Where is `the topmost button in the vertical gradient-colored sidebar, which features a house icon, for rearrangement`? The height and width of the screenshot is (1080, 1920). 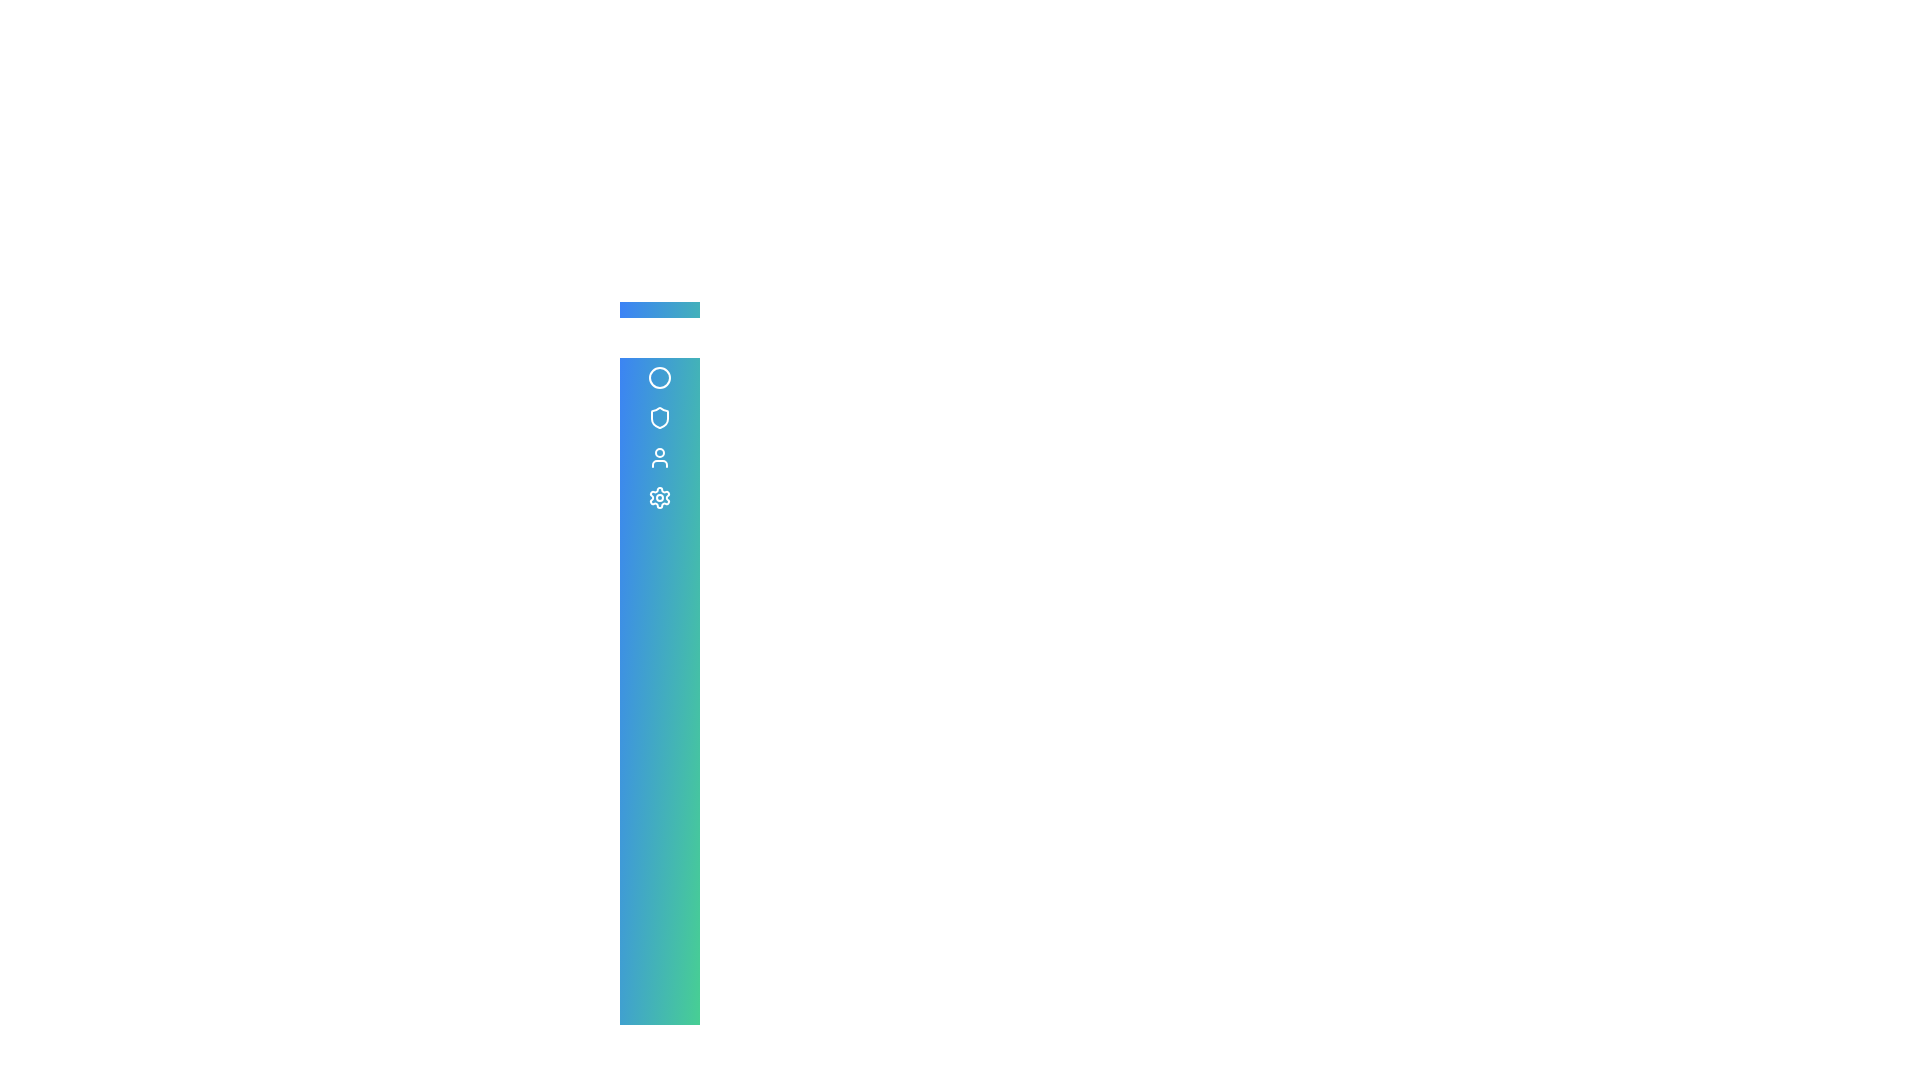
the topmost button in the vertical gradient-colored sidebar, which features a house icon, for rearrangement is located at coordinates (660, 337).